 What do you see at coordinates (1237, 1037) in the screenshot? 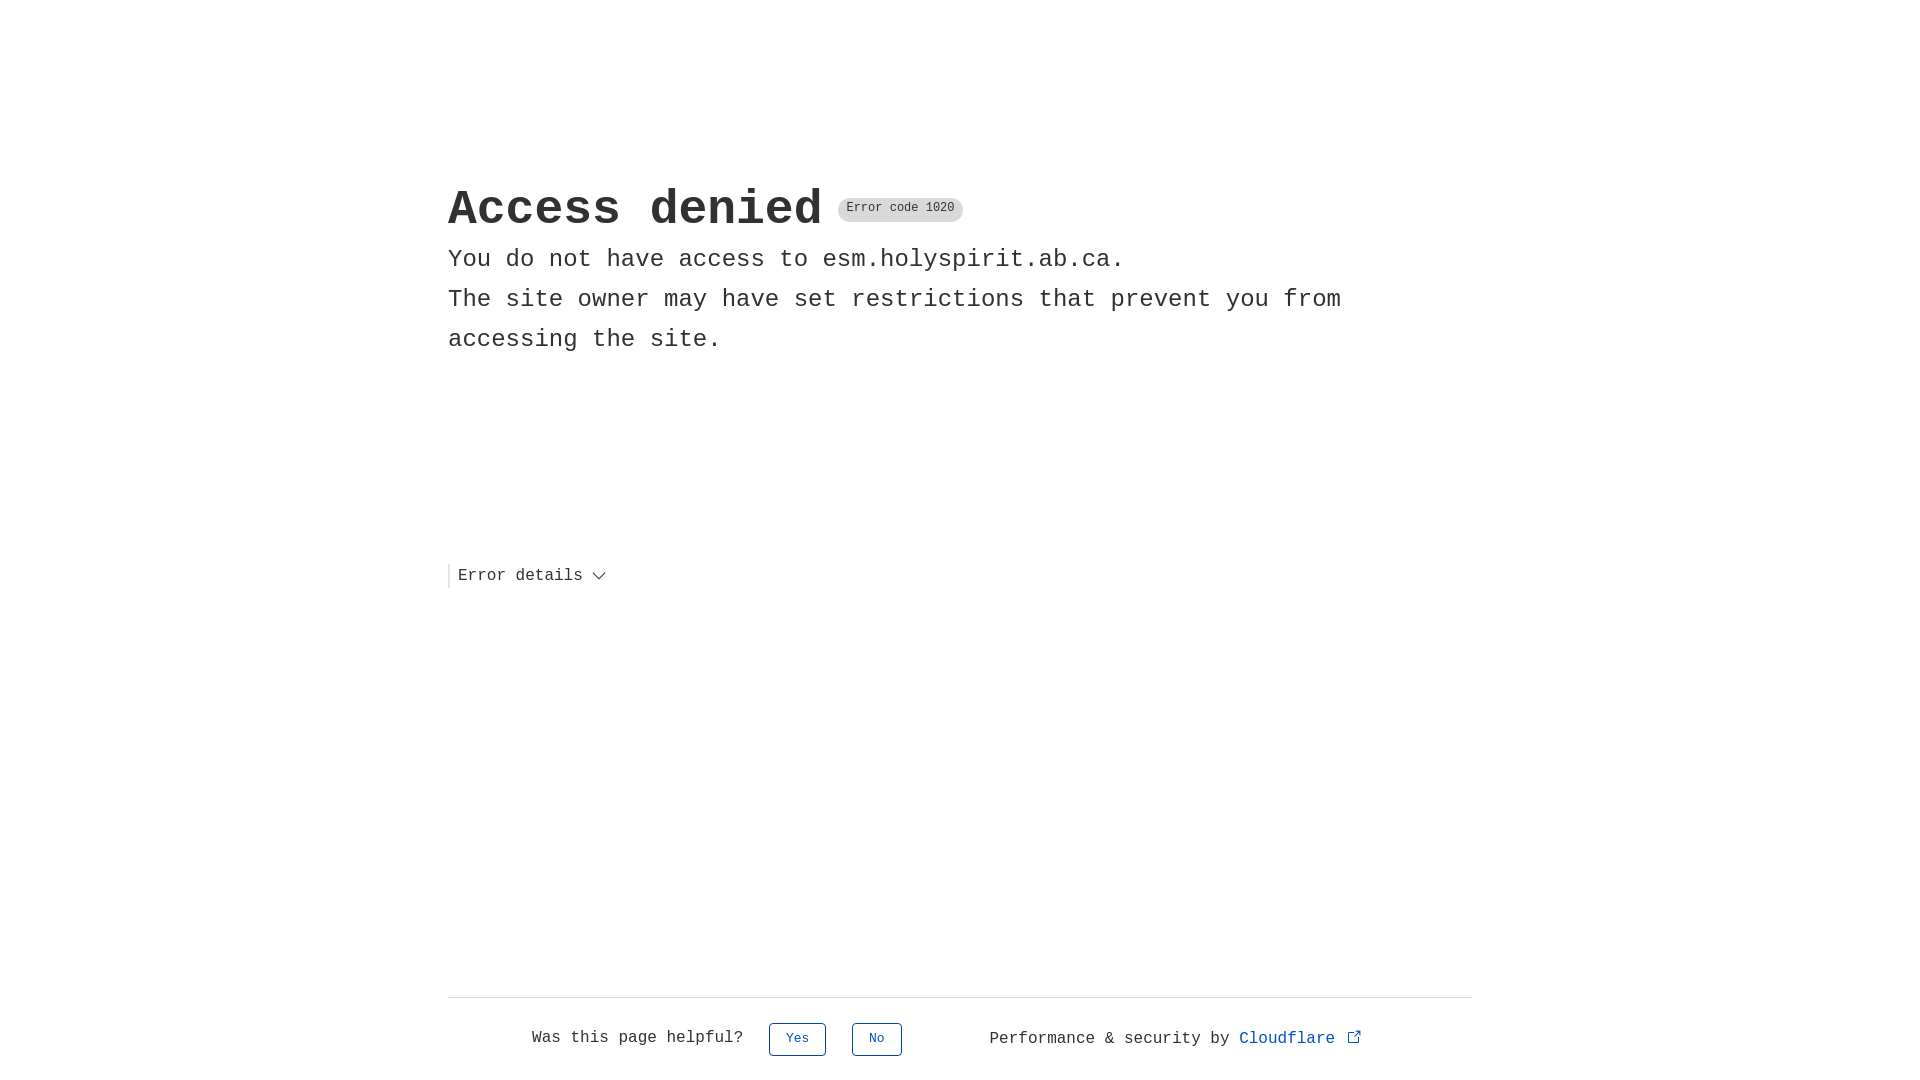
I see `'Cloudflare'` at bounding box center [1237, 1037].